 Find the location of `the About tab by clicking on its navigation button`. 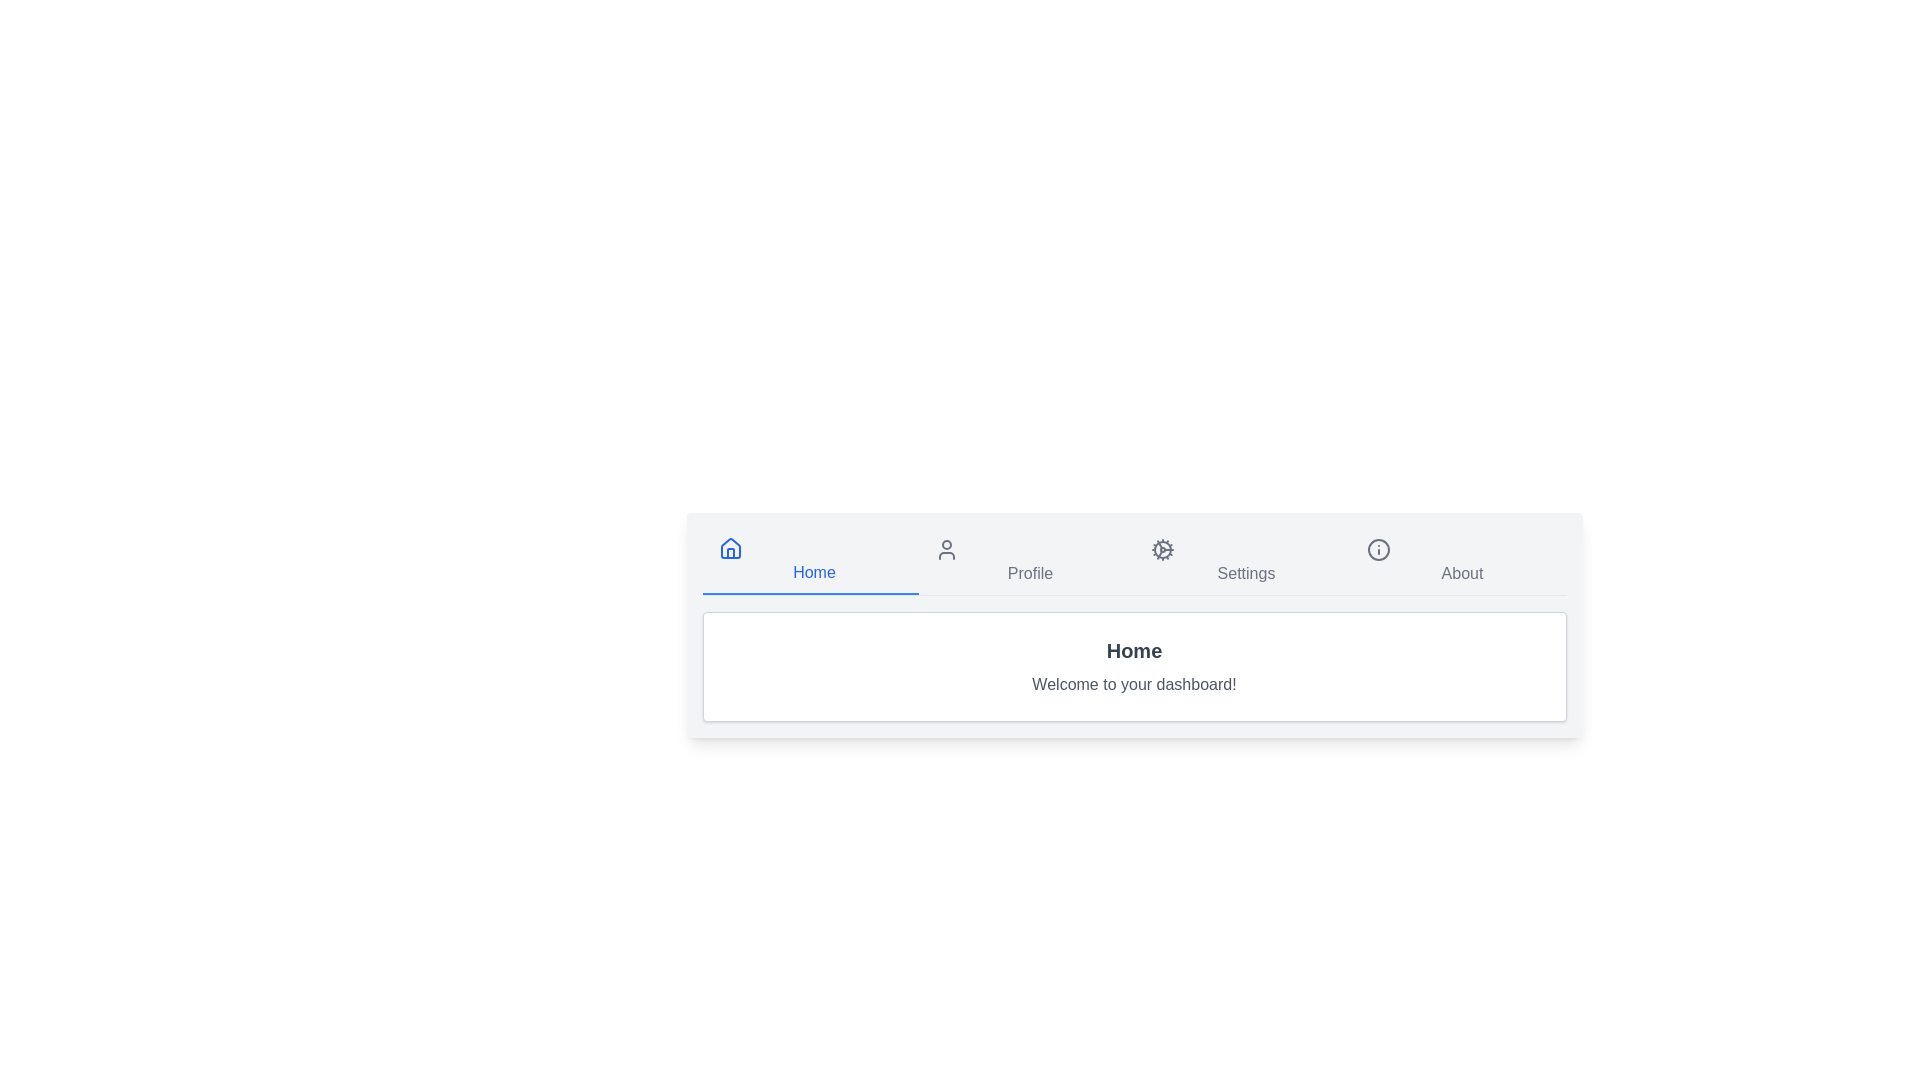

the About tab by clicking on its navigation button is located at coordinates (1458, 562).